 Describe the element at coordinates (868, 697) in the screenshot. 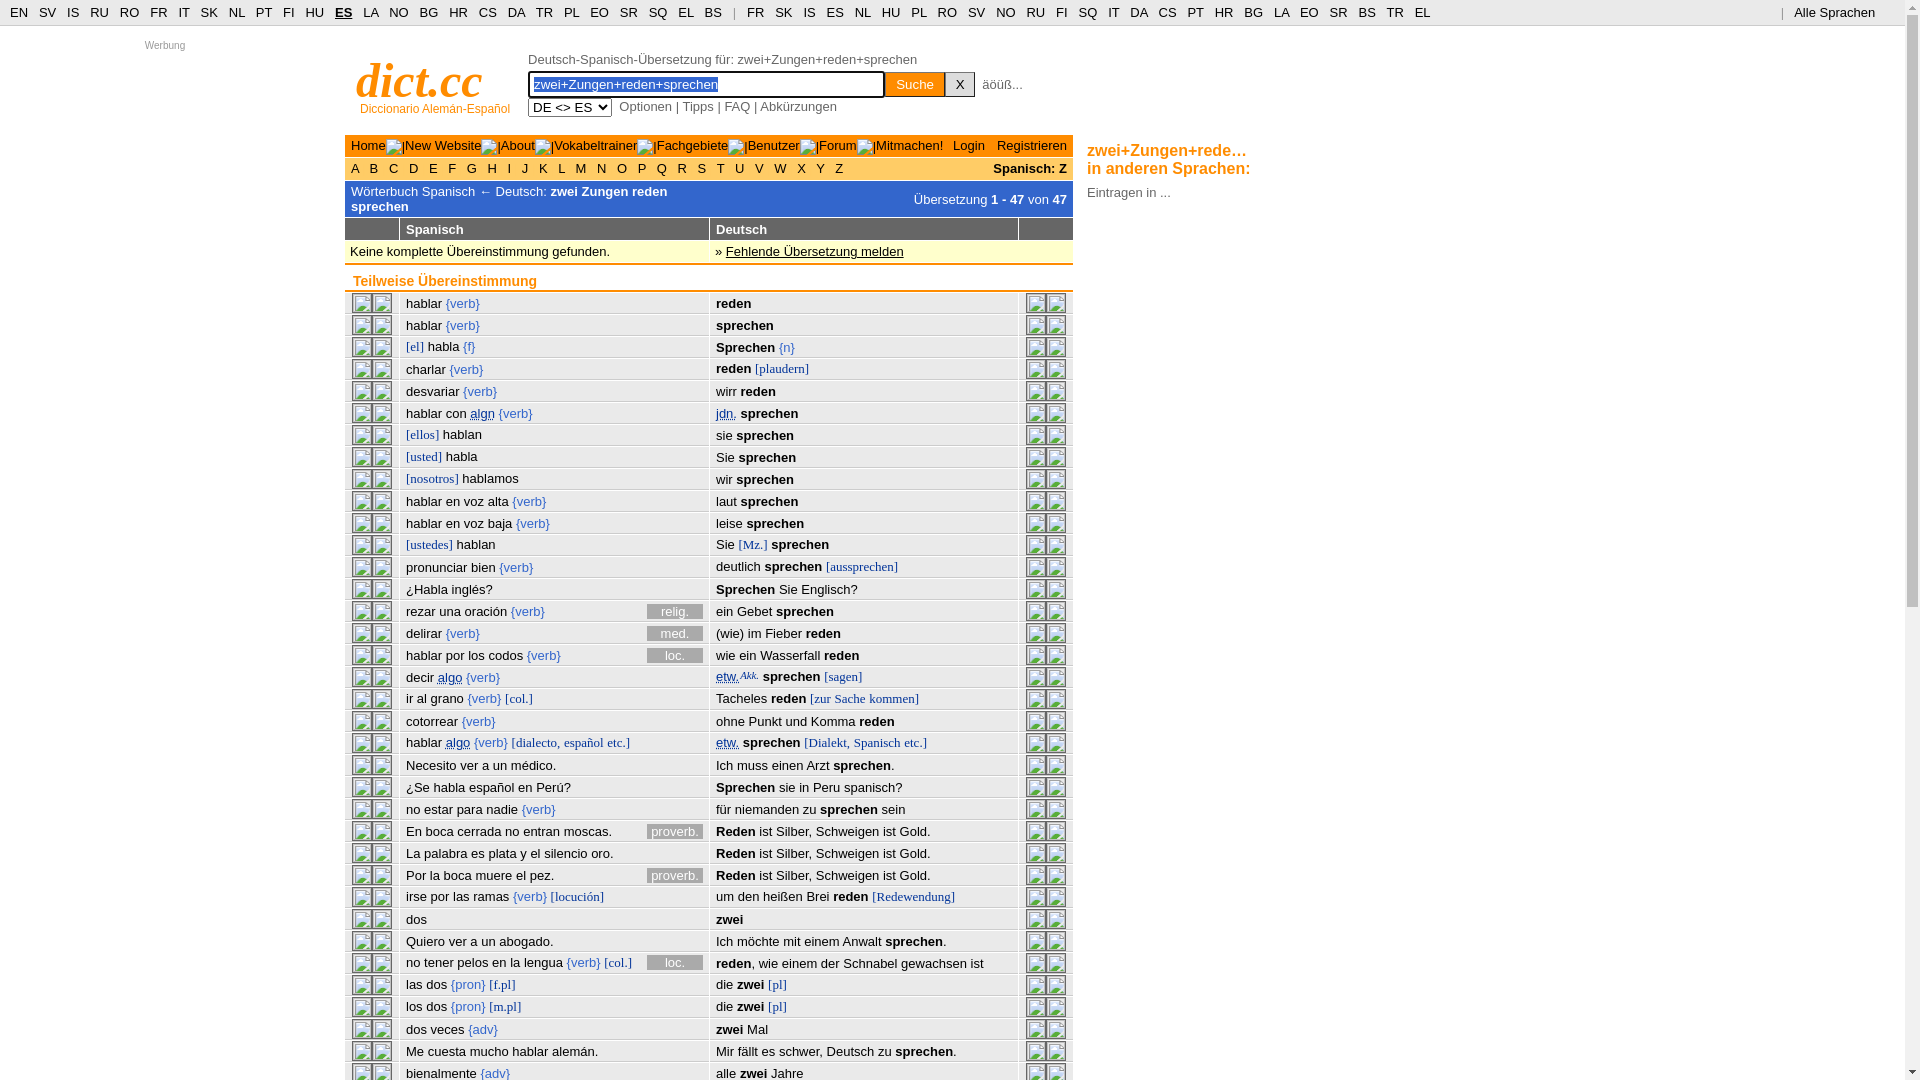

I see `'kommen]'` at that location.